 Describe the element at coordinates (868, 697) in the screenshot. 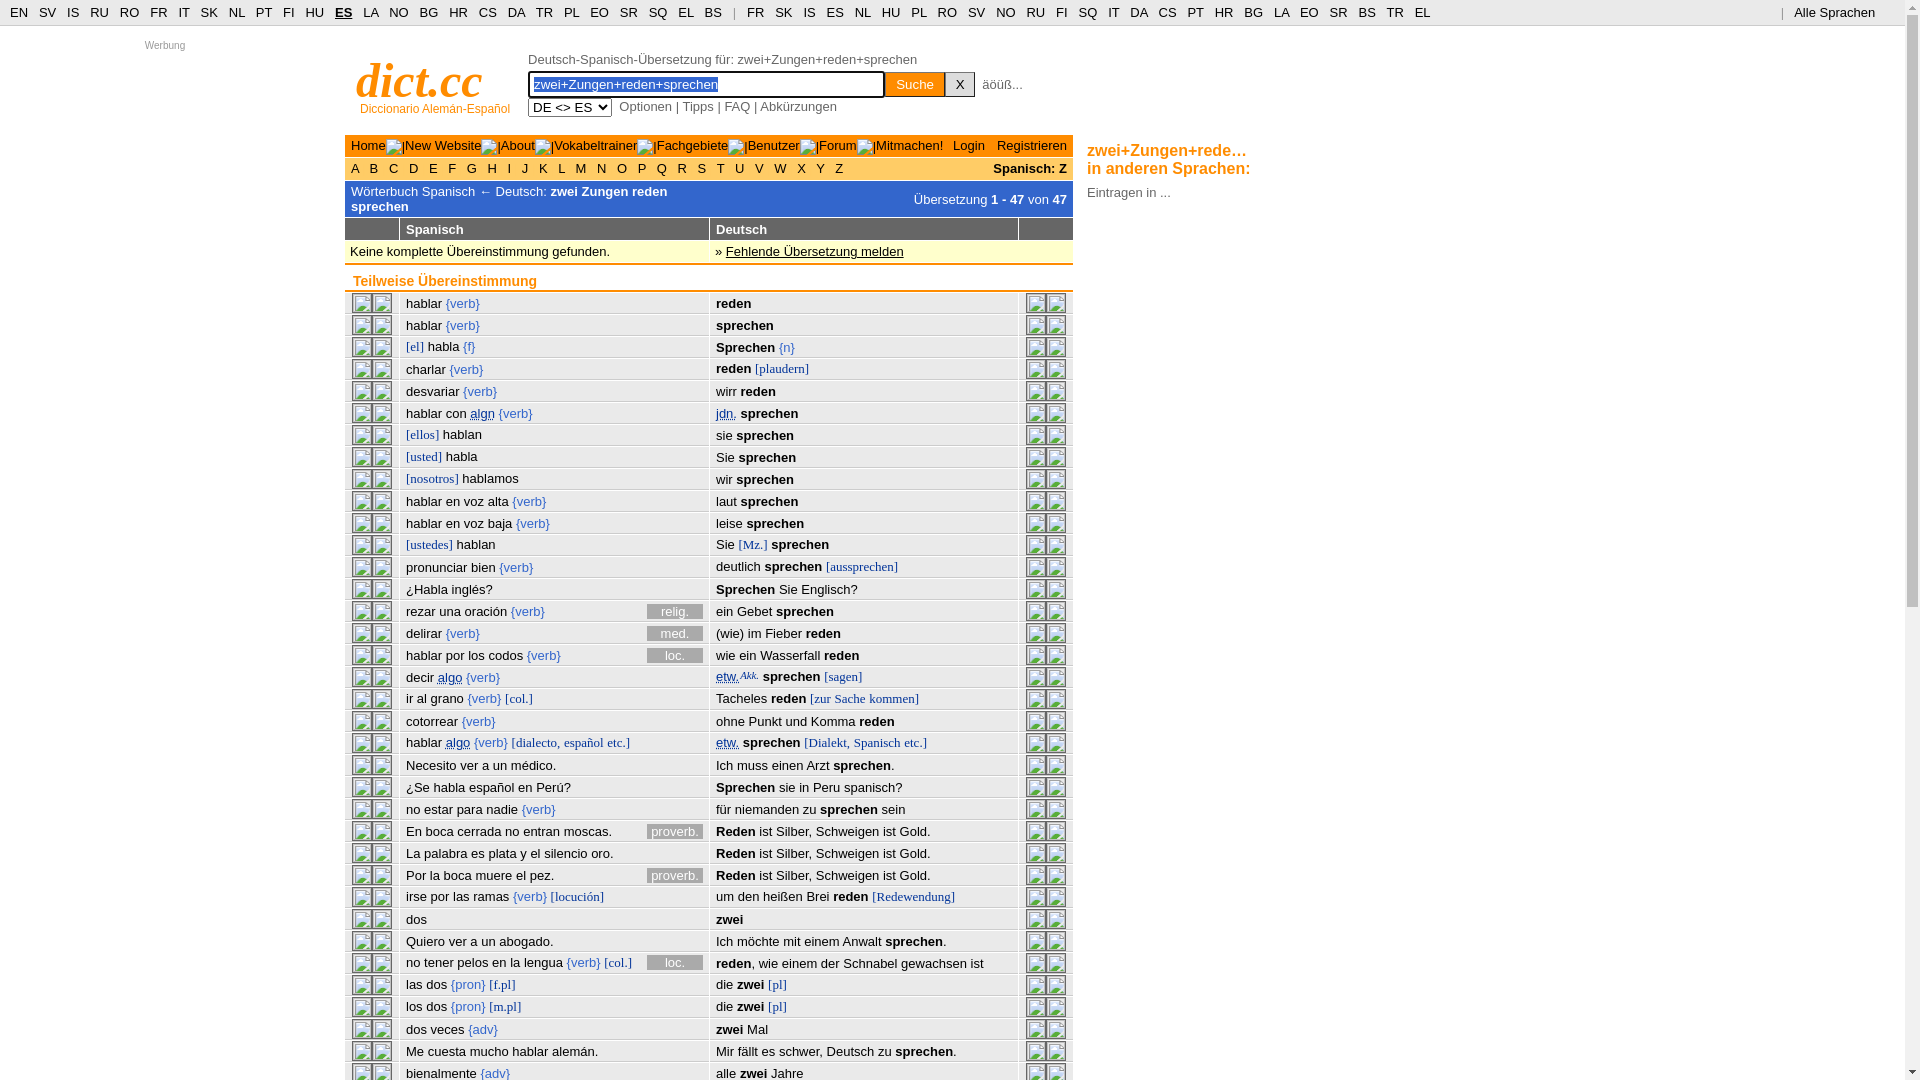

I see `'kommen]'` at that location.